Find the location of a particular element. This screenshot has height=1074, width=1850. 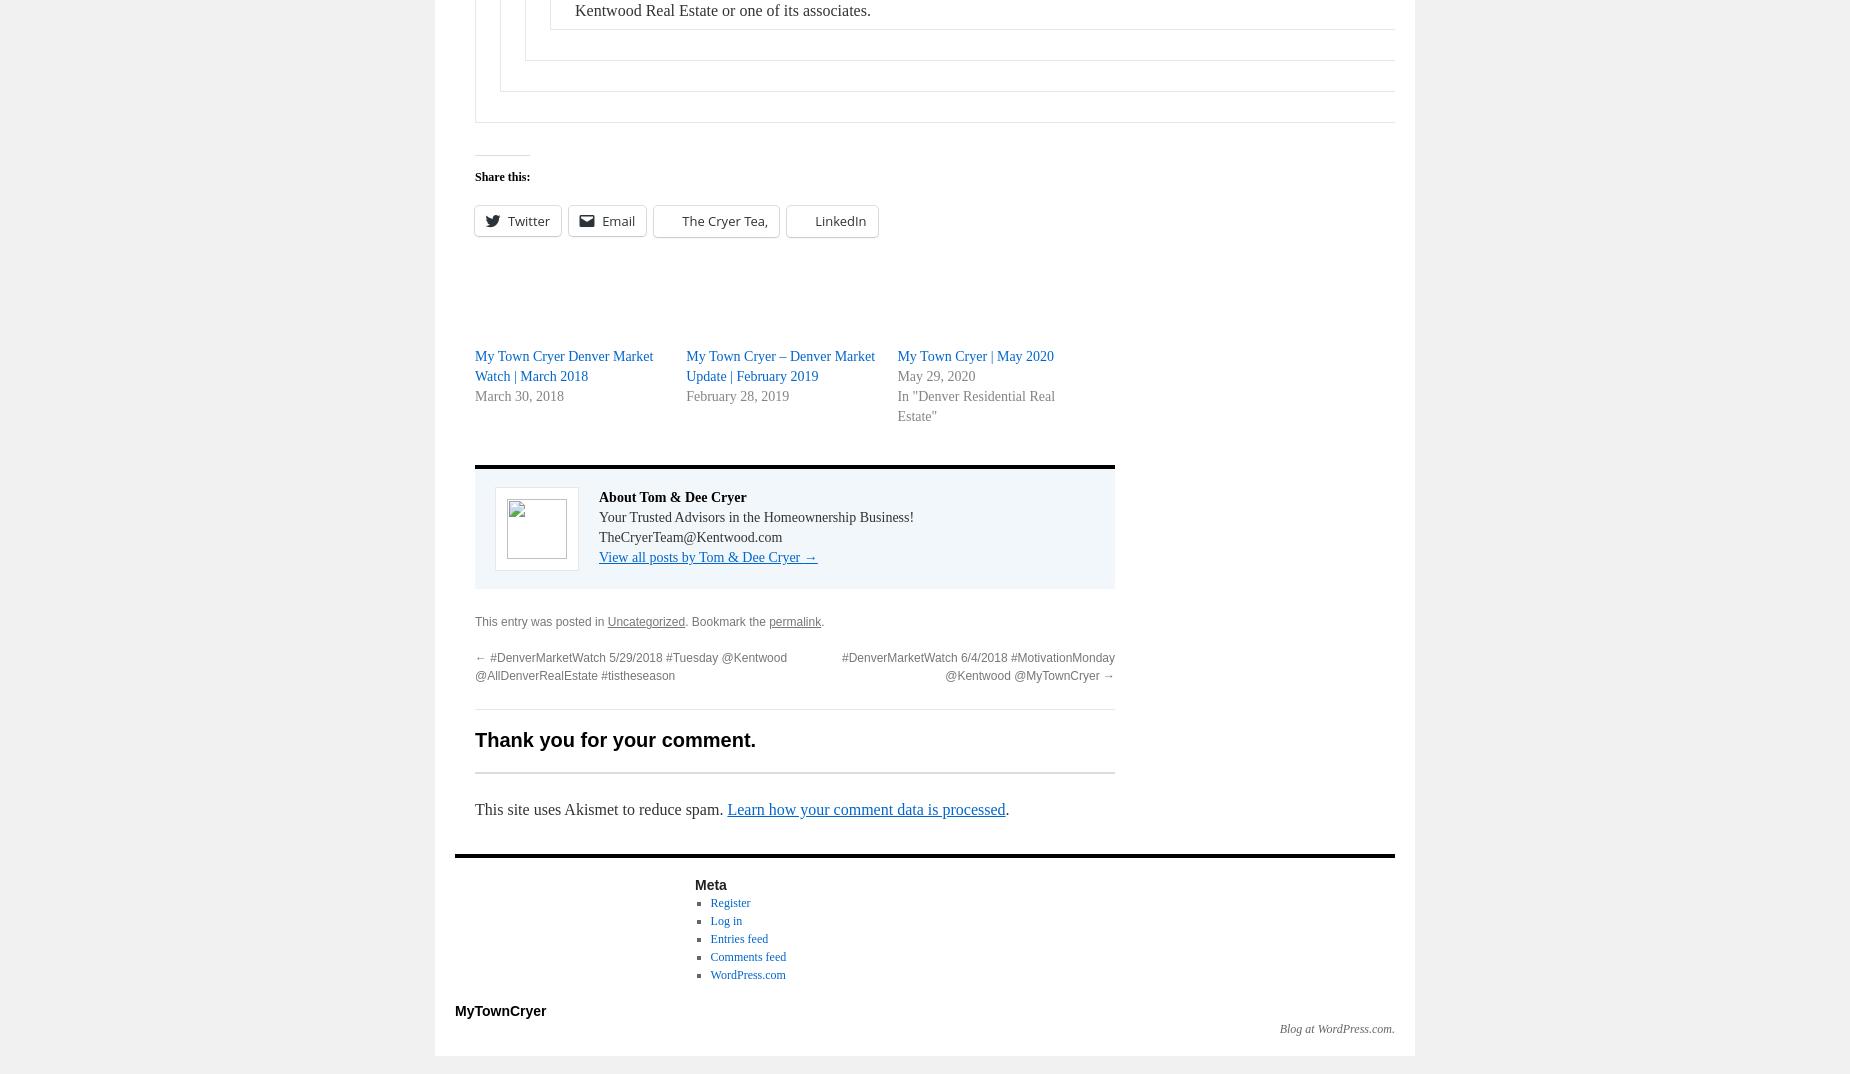

'About Tom & Dee Cryer' is located at coordinates (672, 497).